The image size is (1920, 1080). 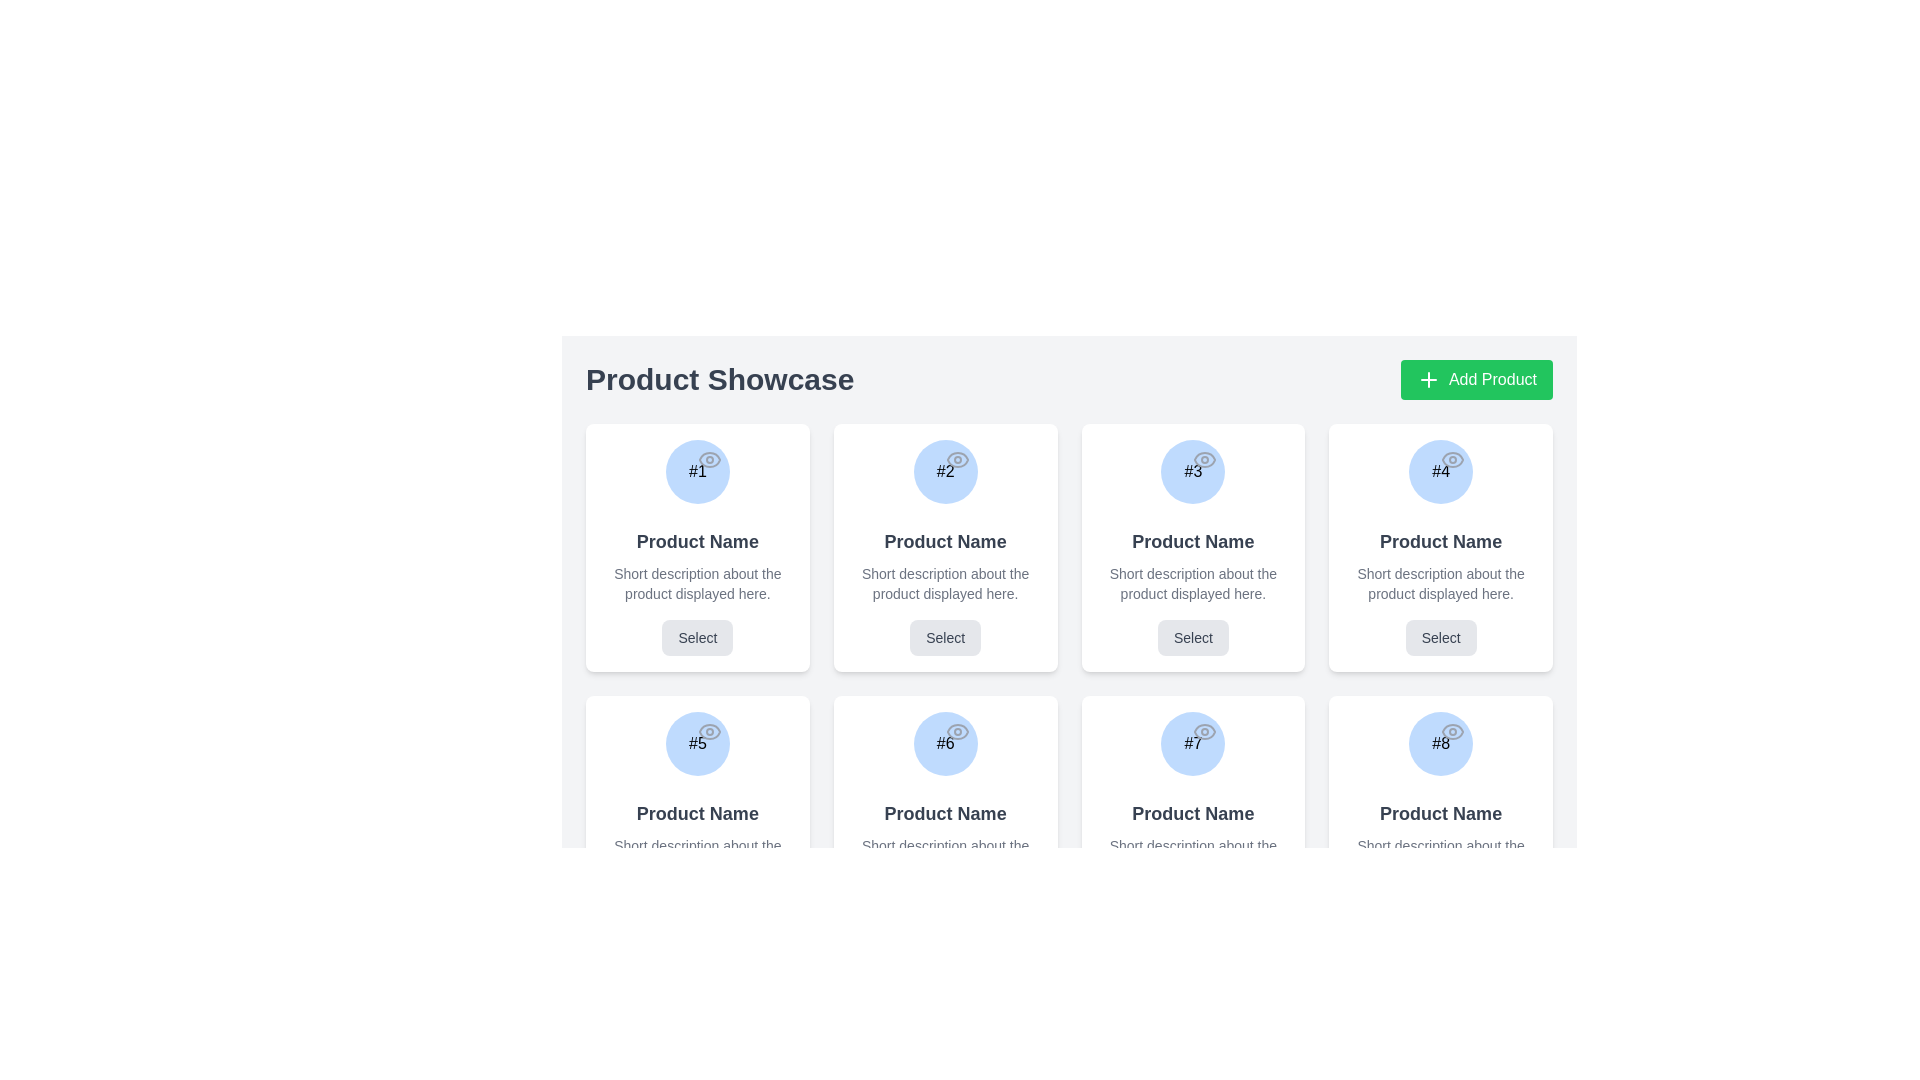 I want to click on the label that identifies the product as number 7, located at the top of the product information card, so click(x=1193, y=744).